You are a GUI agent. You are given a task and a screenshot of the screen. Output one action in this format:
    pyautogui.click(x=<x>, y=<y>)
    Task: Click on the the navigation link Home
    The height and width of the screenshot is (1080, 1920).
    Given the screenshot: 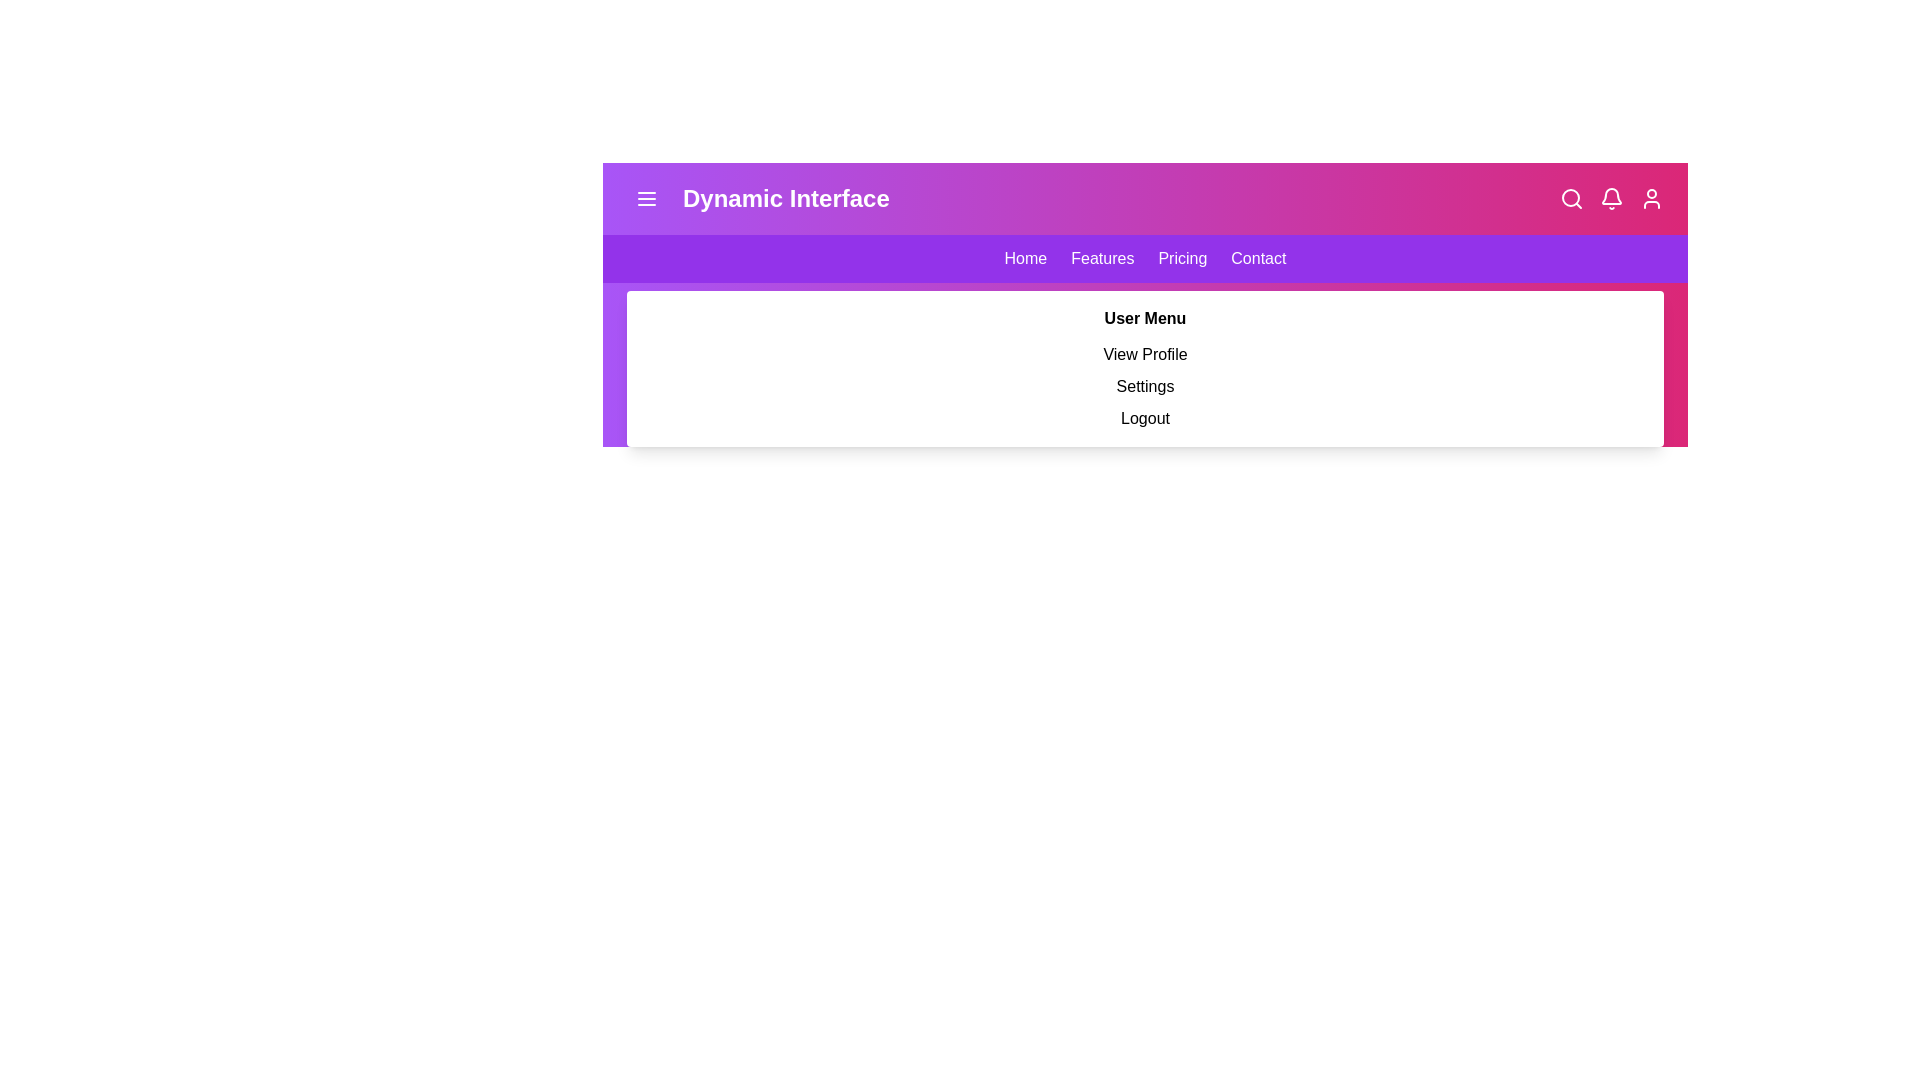 What is the action you would take?
    pyautogui.click(x=1025, y=257)
    